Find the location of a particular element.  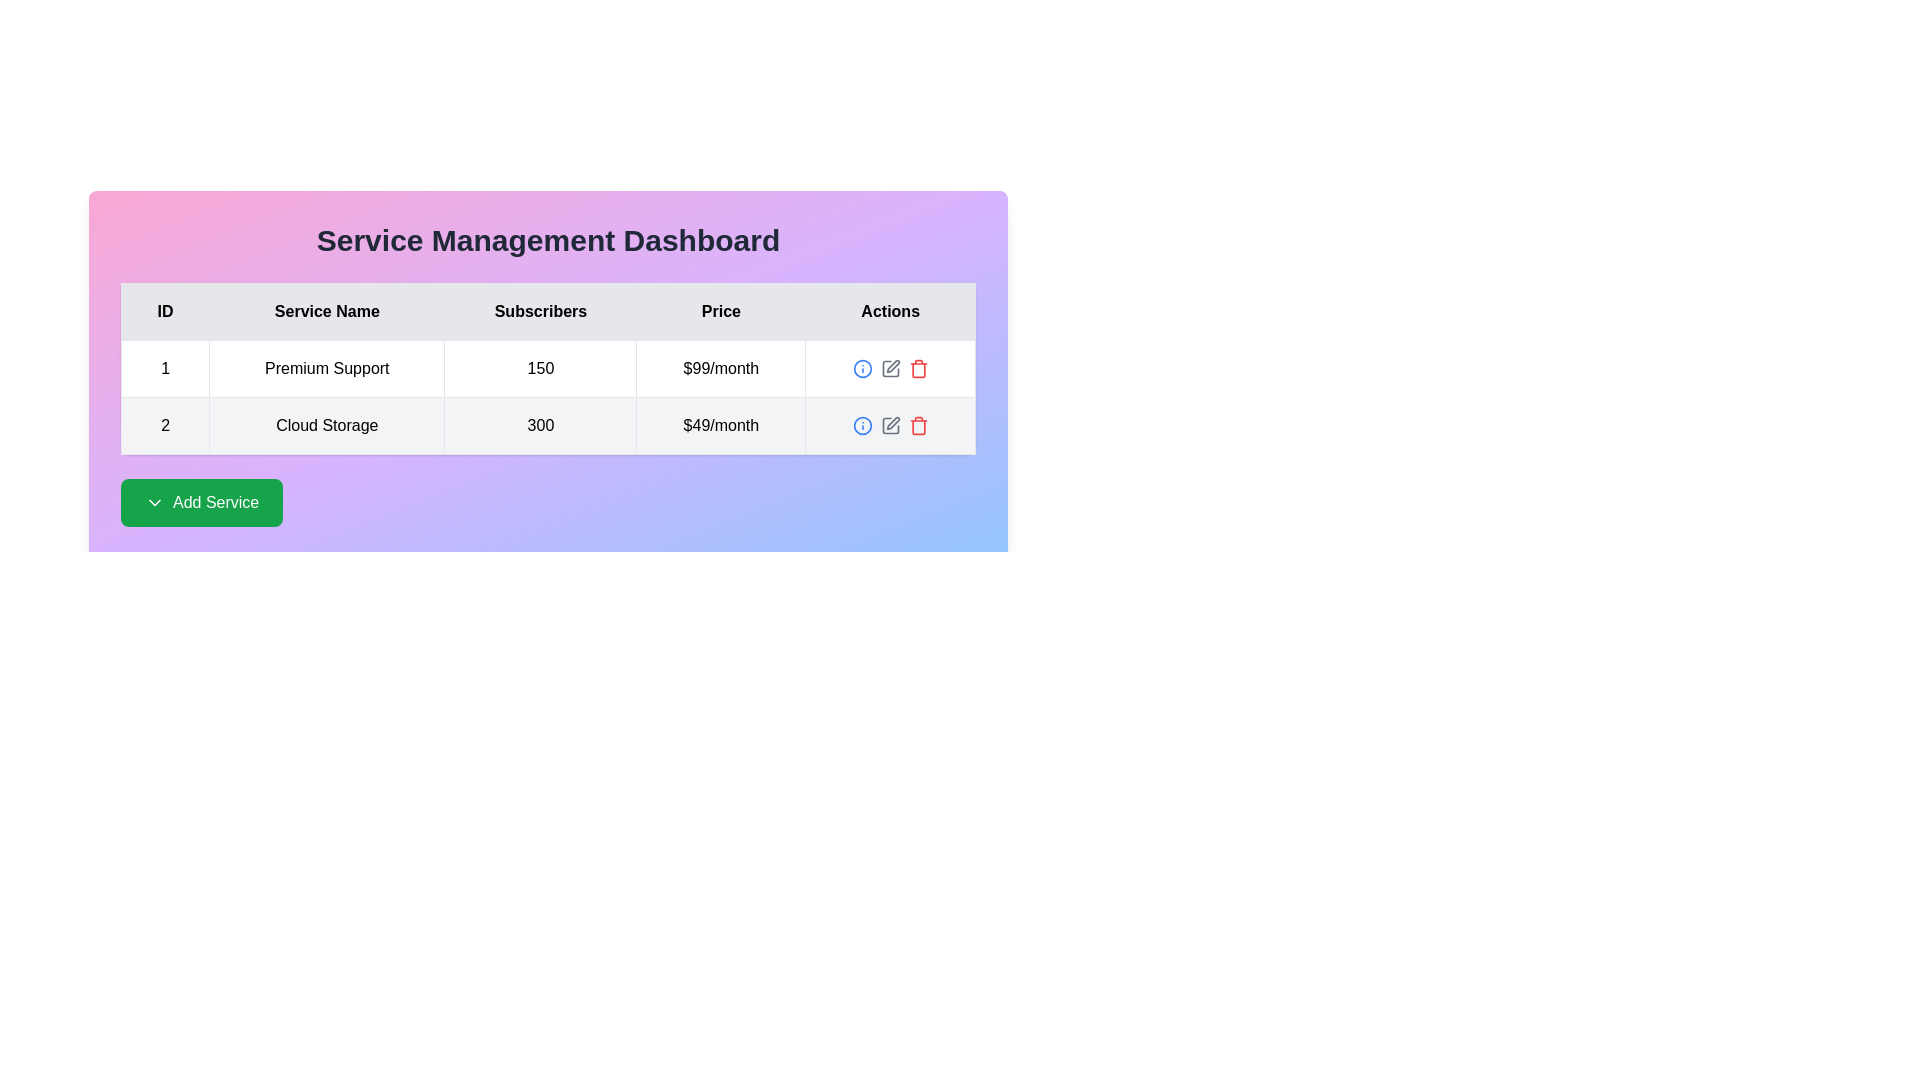

the red trash can icon in the Actions section of the row corresponding to 'Premium Support' is located at coordinates (917, 369).